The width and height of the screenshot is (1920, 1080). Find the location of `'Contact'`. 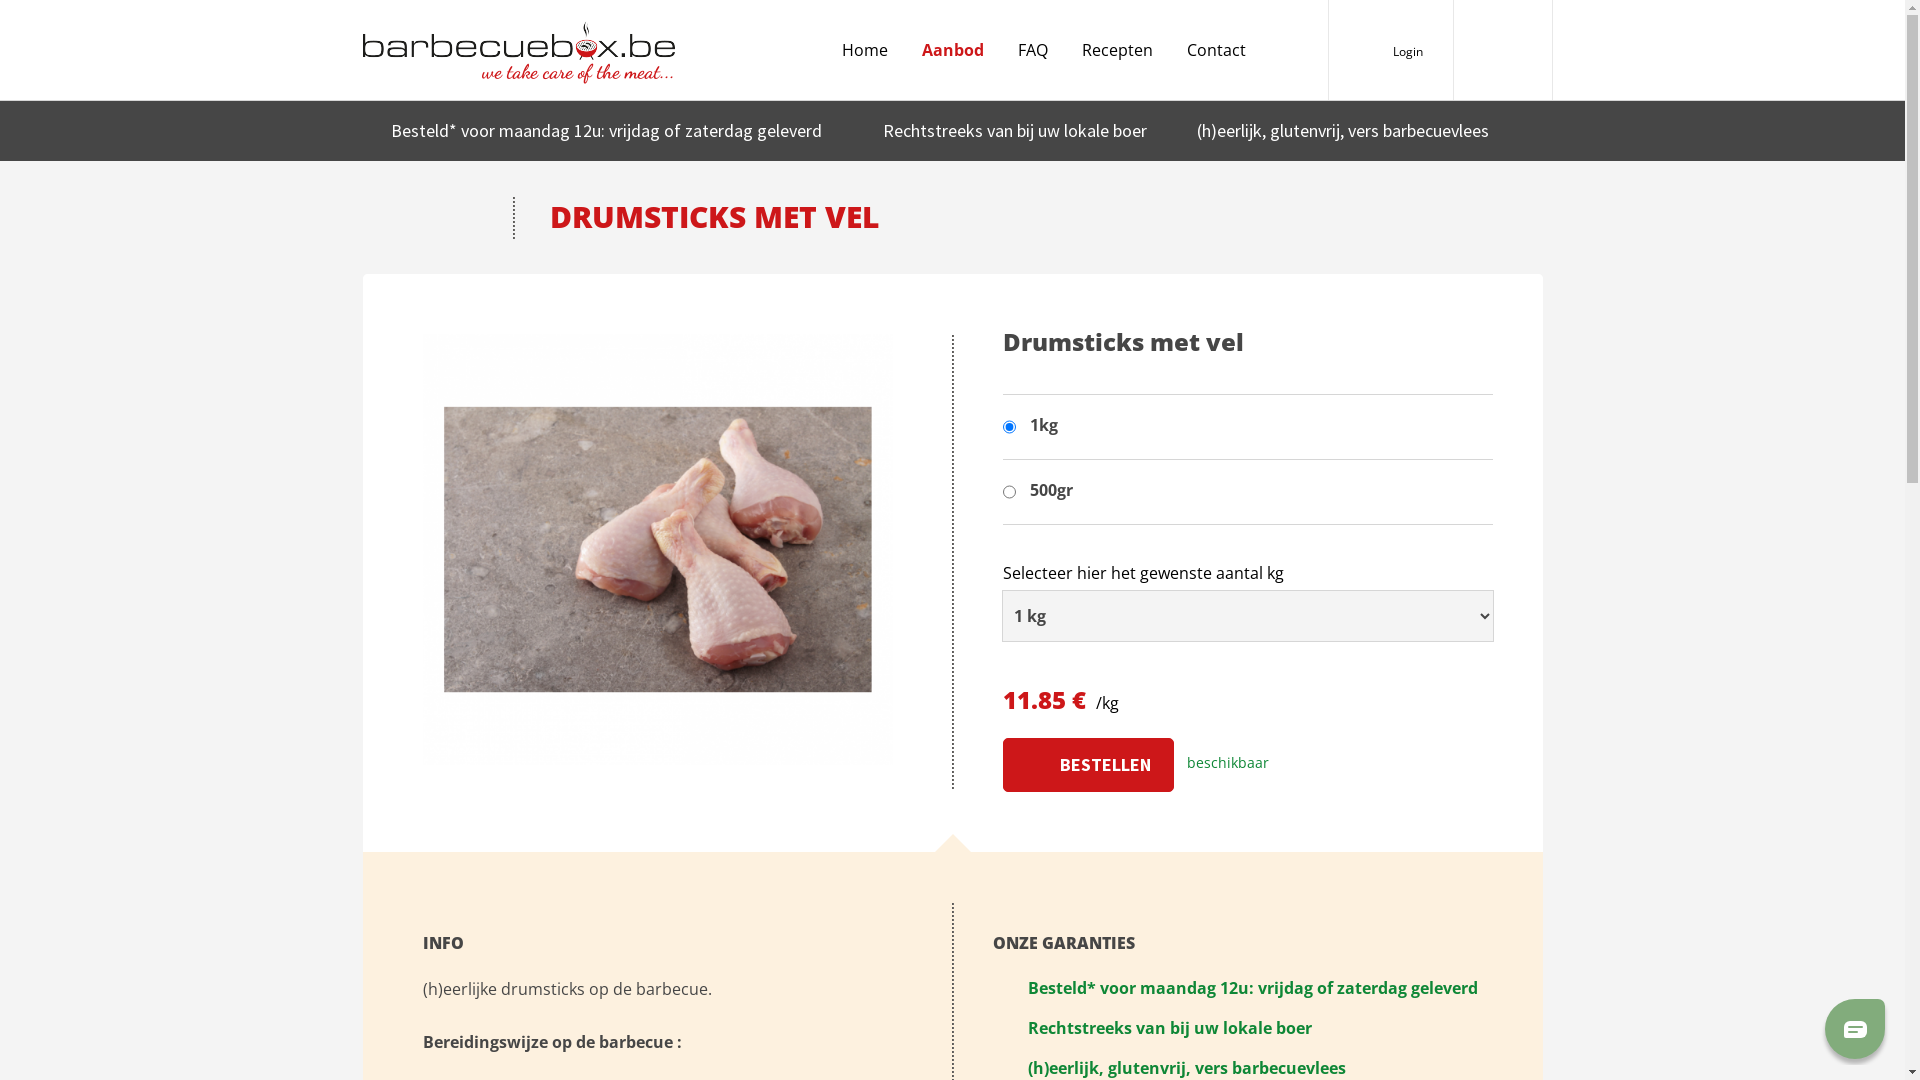

'Contact' is located at coordinates (1214, 49).